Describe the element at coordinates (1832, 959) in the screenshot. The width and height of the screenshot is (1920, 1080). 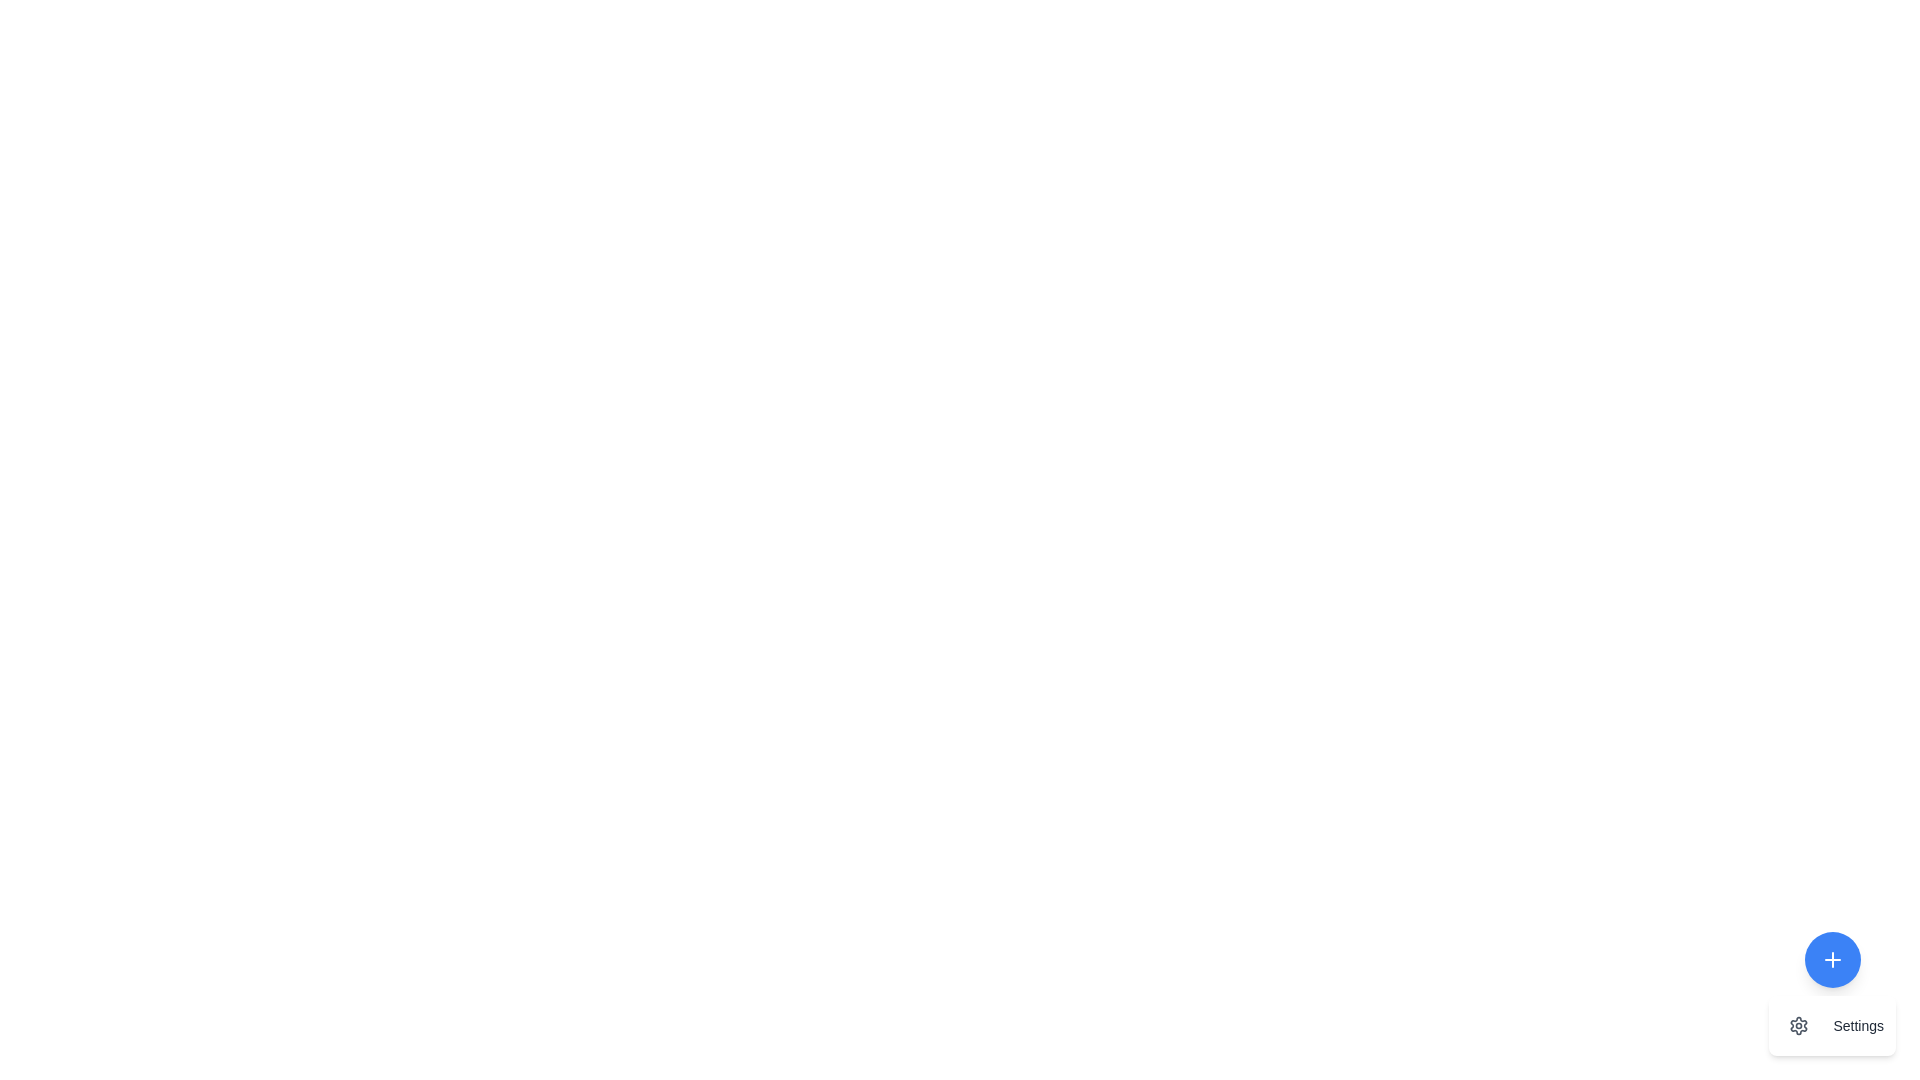
I see `the SVG icon within the circular blue button located at the bottom-right corner of the layout` at that location.